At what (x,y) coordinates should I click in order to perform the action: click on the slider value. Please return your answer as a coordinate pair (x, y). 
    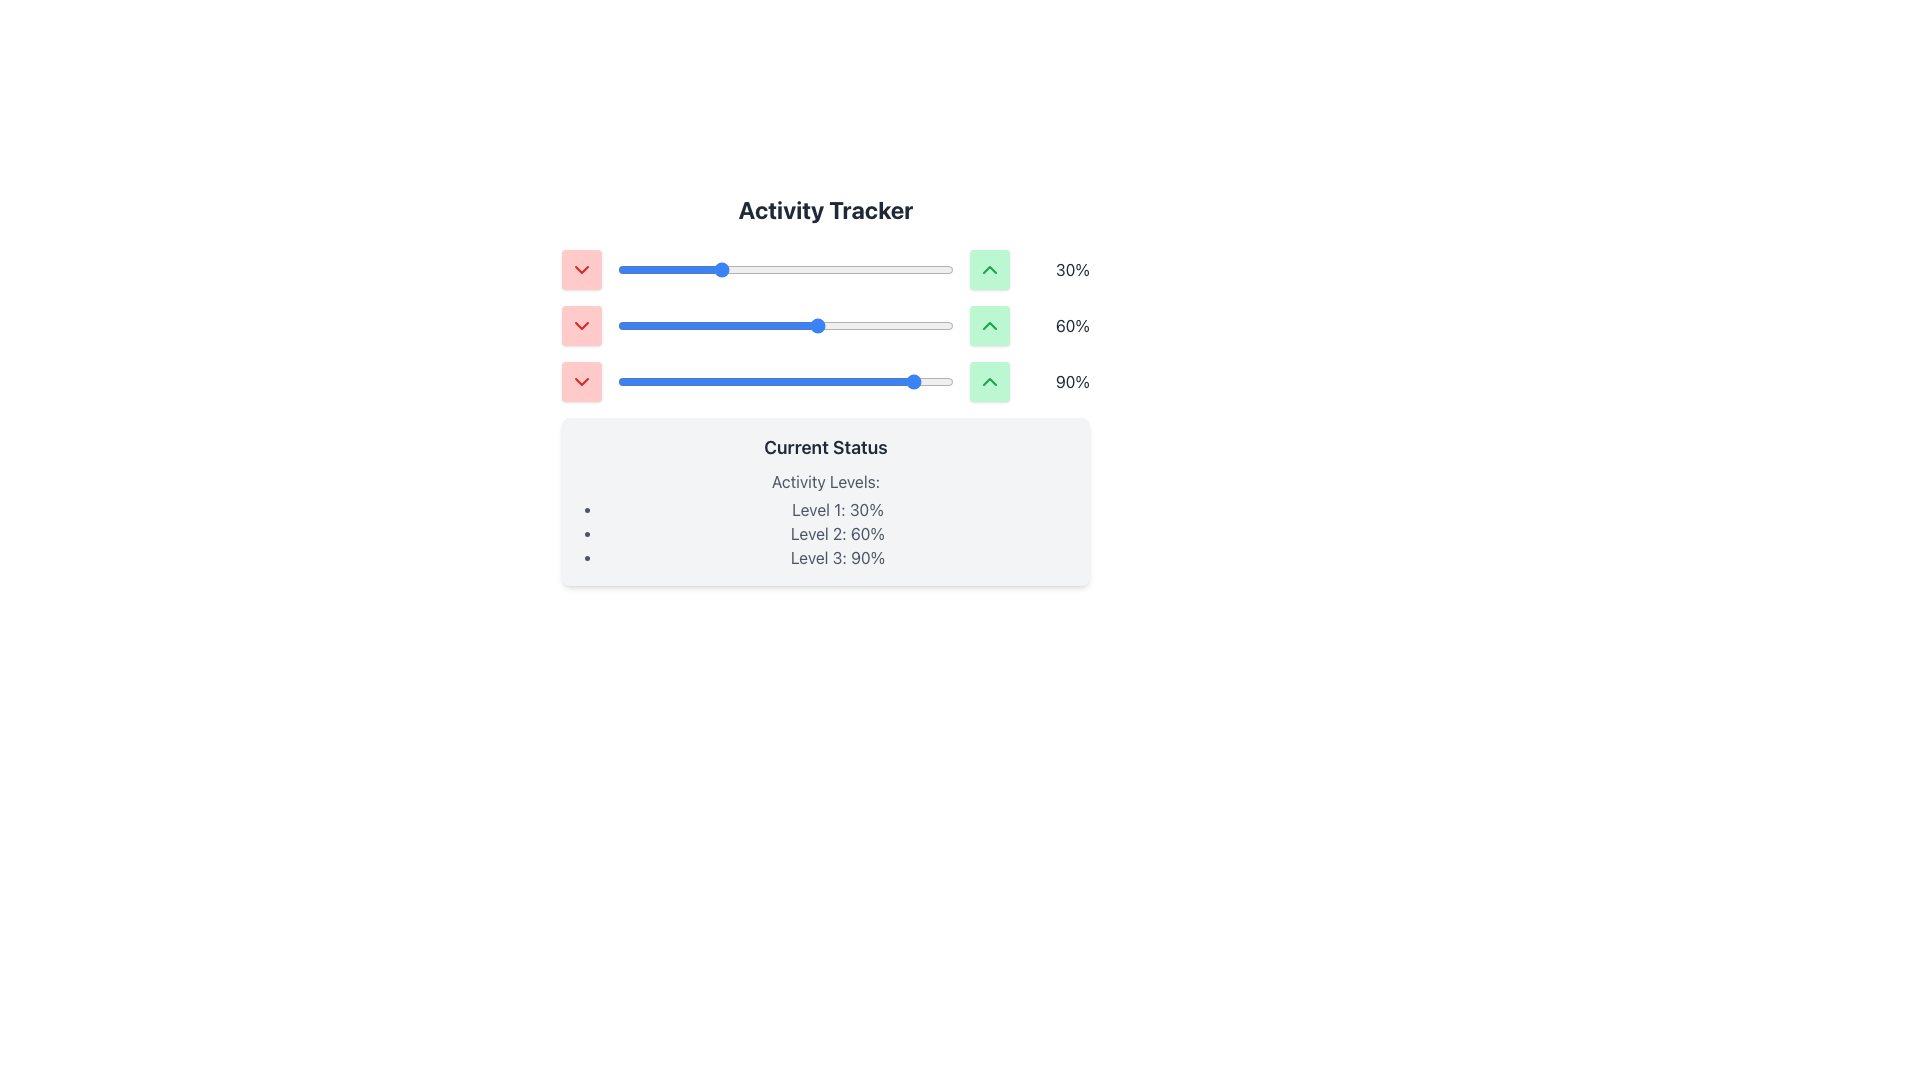
    Looking at the image, I should click on (708, 381).